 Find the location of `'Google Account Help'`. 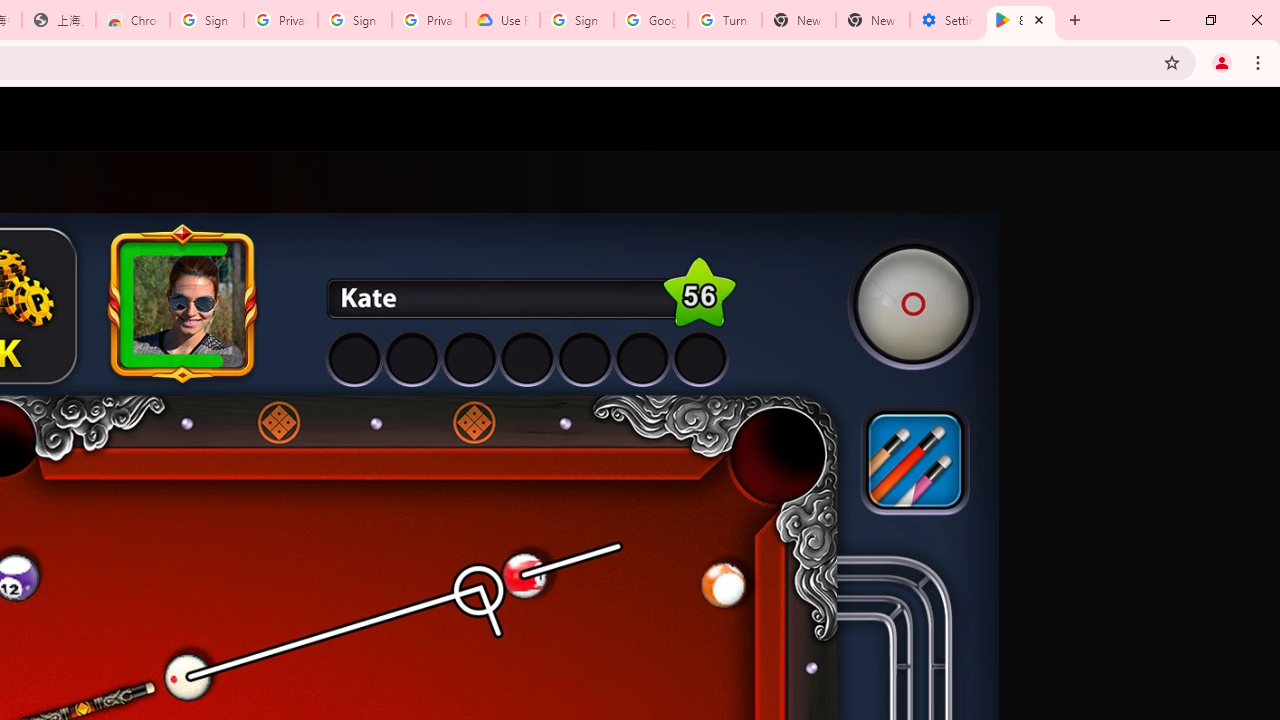

'Google Account Help' is located at coordinates (651, 20).